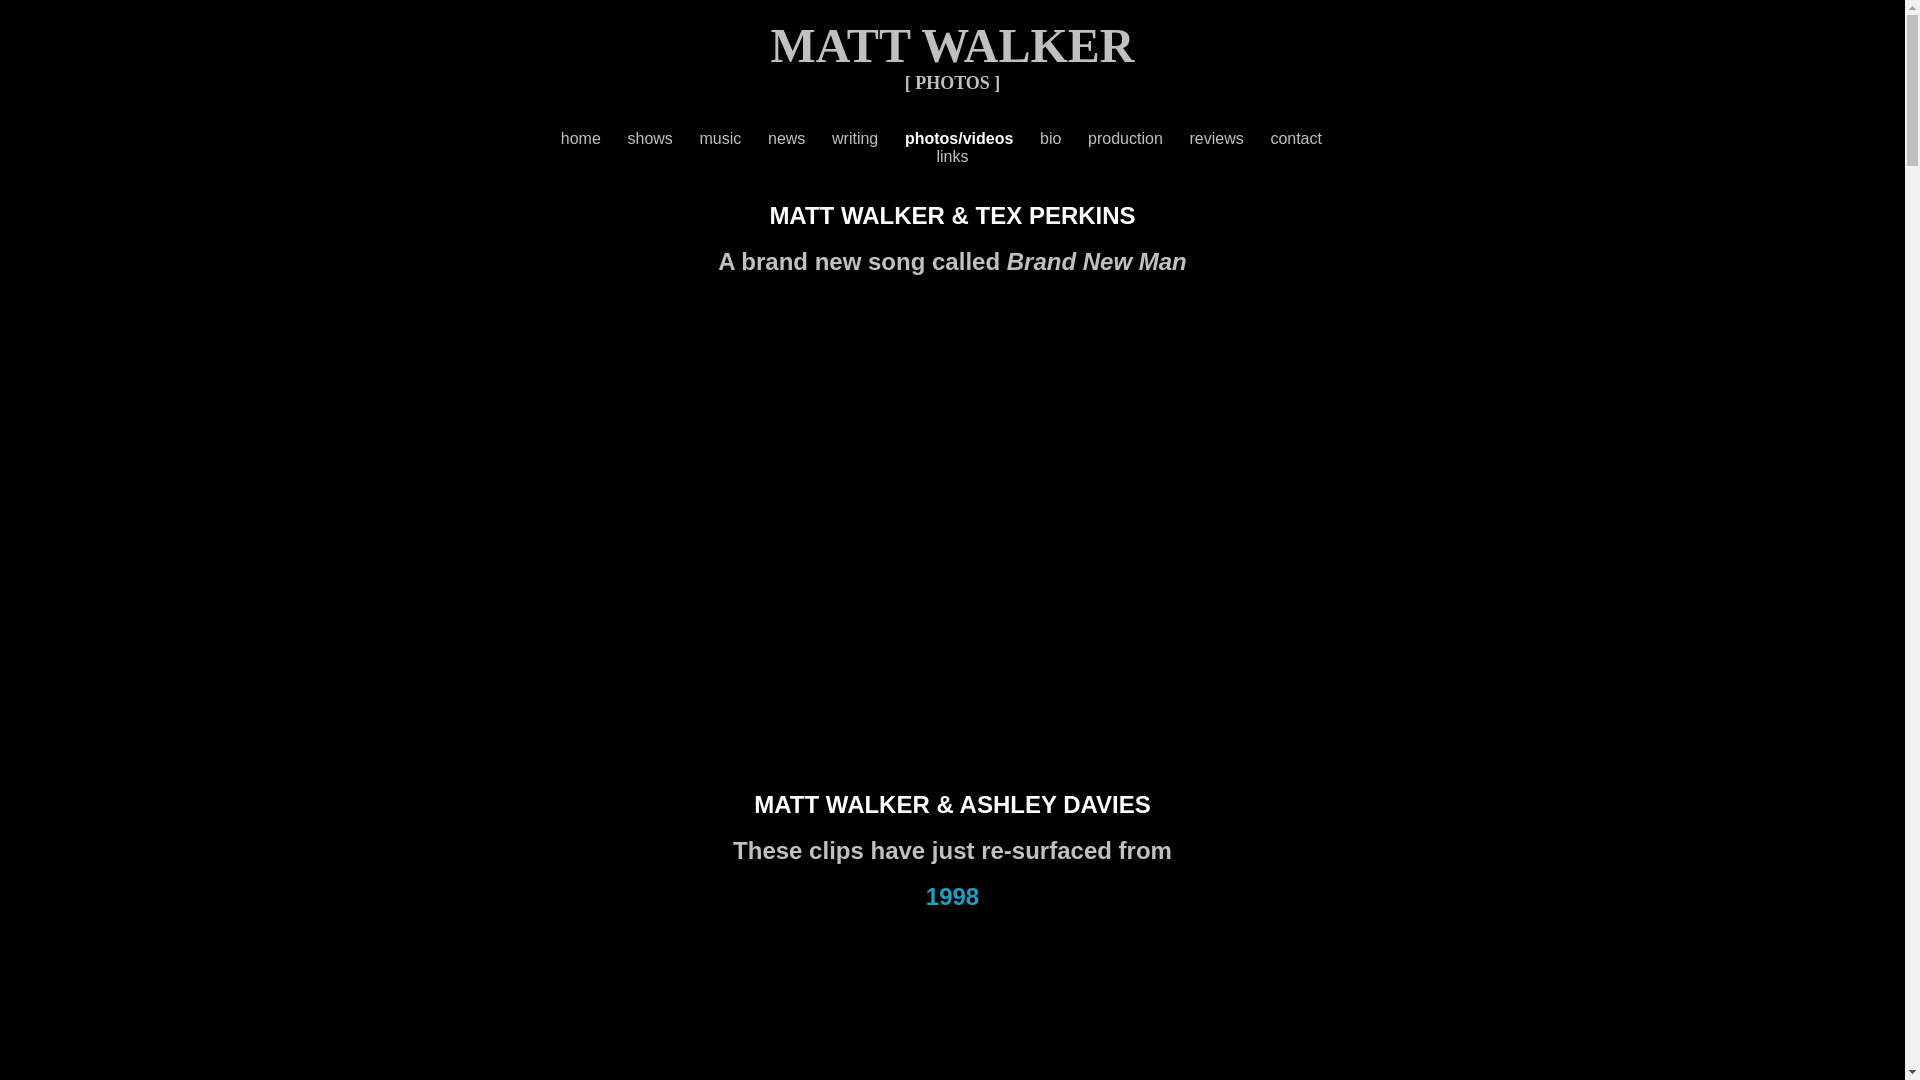 This screenshot has width=1920, height=1080. Describe the element at coordinates (560, 512) in the screenshot. I see `'Tex Perkins - Brand New Man (Live from Happy)'` at that location.